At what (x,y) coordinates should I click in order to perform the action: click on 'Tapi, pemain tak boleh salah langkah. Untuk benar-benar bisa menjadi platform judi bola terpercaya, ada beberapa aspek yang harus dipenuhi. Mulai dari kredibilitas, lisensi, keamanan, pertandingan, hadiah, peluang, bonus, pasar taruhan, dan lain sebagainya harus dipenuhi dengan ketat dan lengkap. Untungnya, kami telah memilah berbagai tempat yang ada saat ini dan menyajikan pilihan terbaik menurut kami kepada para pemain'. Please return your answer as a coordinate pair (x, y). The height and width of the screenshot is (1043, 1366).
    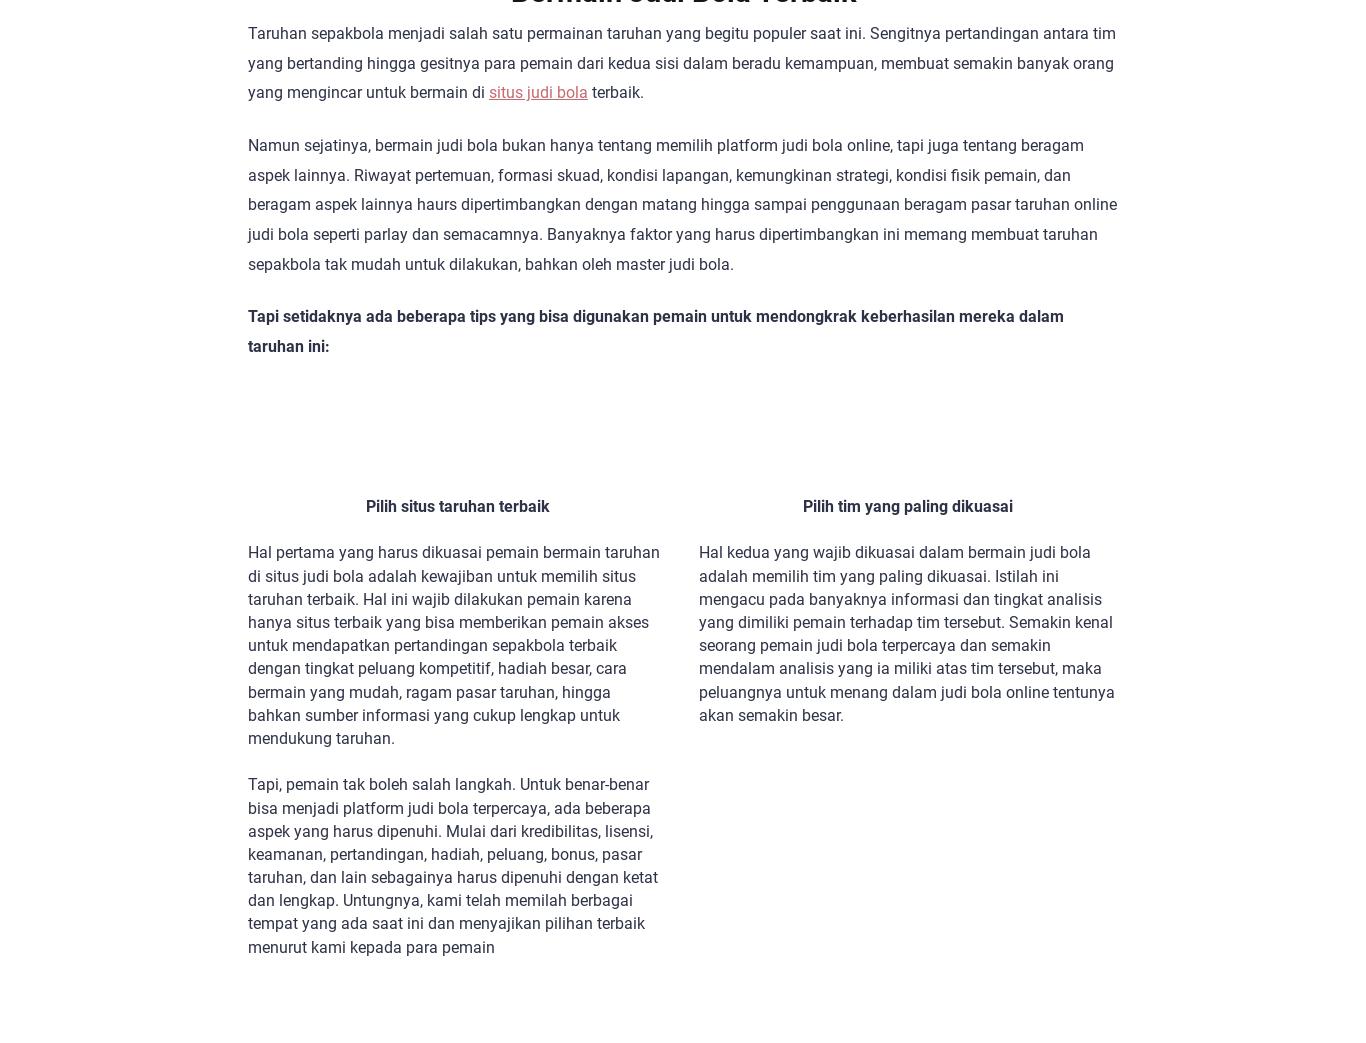
    Looking at the image, I should click on (451, 865).